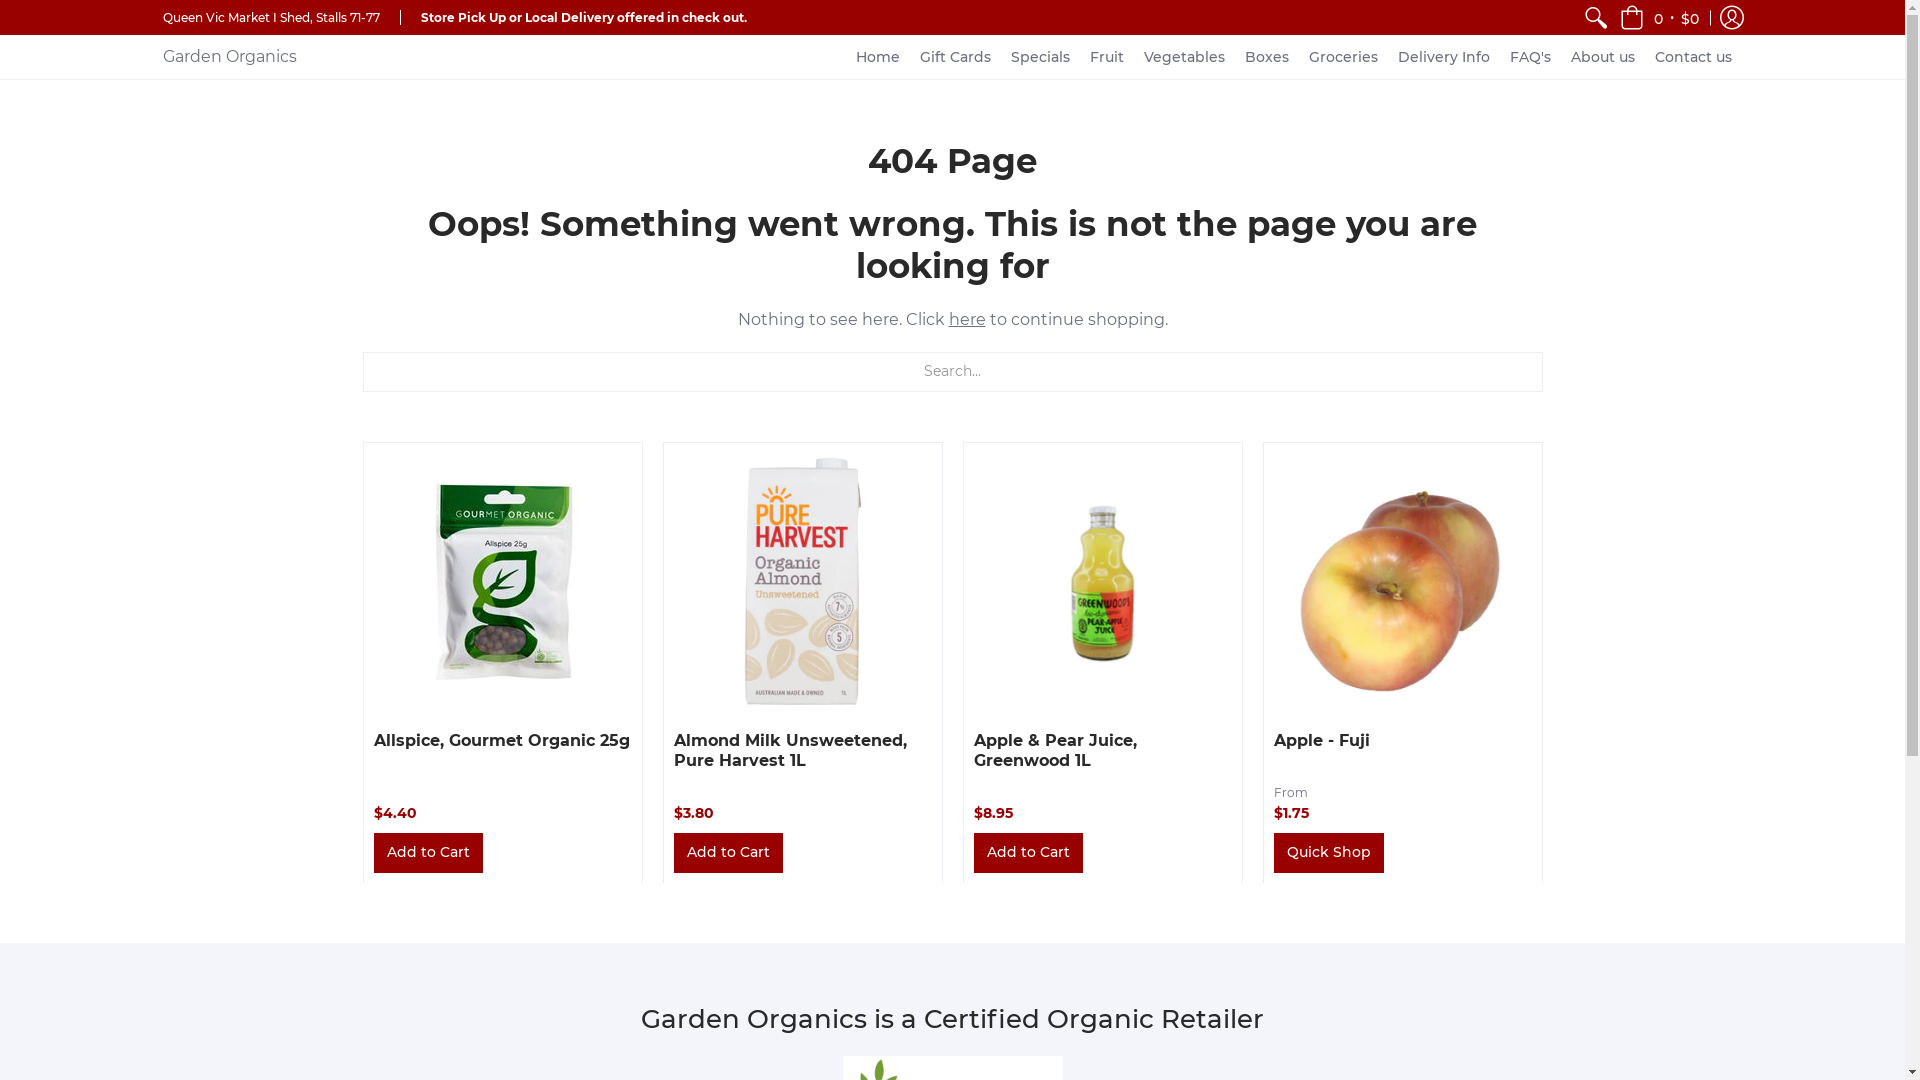  What do you see at coordinates (1106, 56) in the screenshot?
I see `'Fruit'` at bounding box center [1106, 56].